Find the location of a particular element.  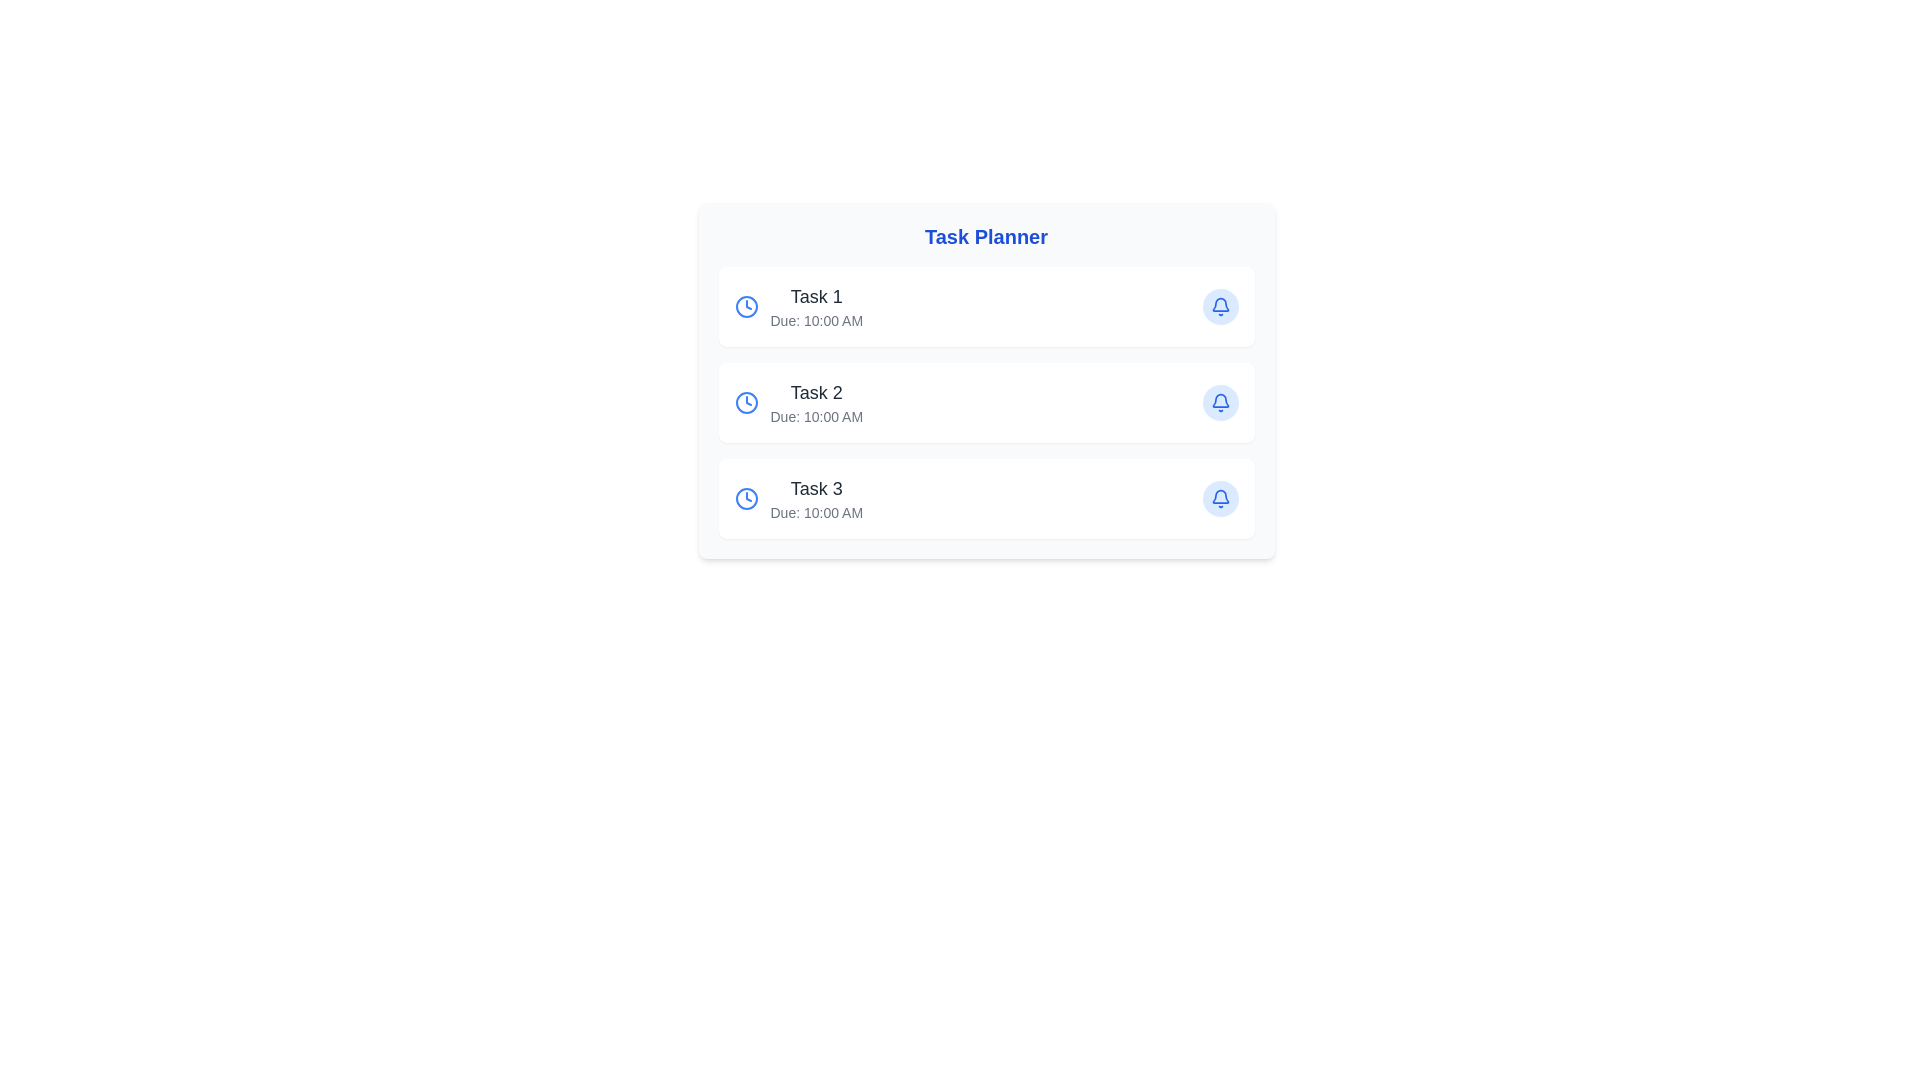

the circular graphical component with a blue outline located at the center of the clock icon in the first task row of the task planner is located at coordinates (745, 307).